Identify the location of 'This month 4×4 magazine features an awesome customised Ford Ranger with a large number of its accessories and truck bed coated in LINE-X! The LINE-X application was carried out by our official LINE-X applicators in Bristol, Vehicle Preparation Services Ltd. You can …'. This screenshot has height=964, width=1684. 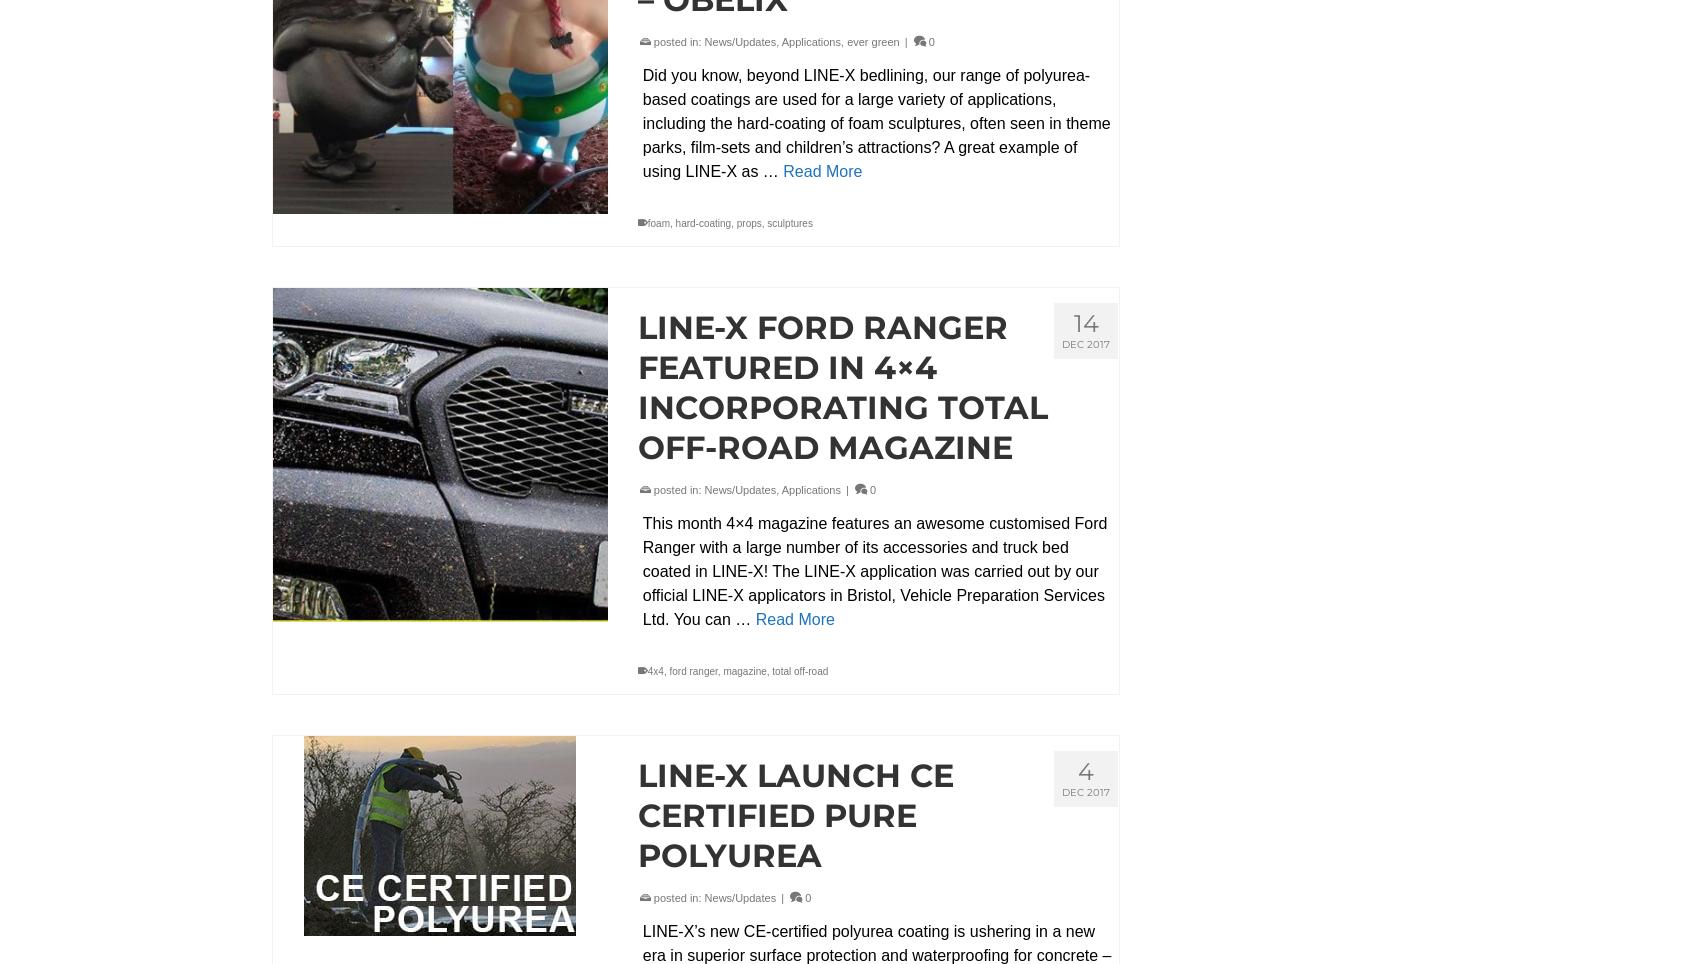
(641, 569).